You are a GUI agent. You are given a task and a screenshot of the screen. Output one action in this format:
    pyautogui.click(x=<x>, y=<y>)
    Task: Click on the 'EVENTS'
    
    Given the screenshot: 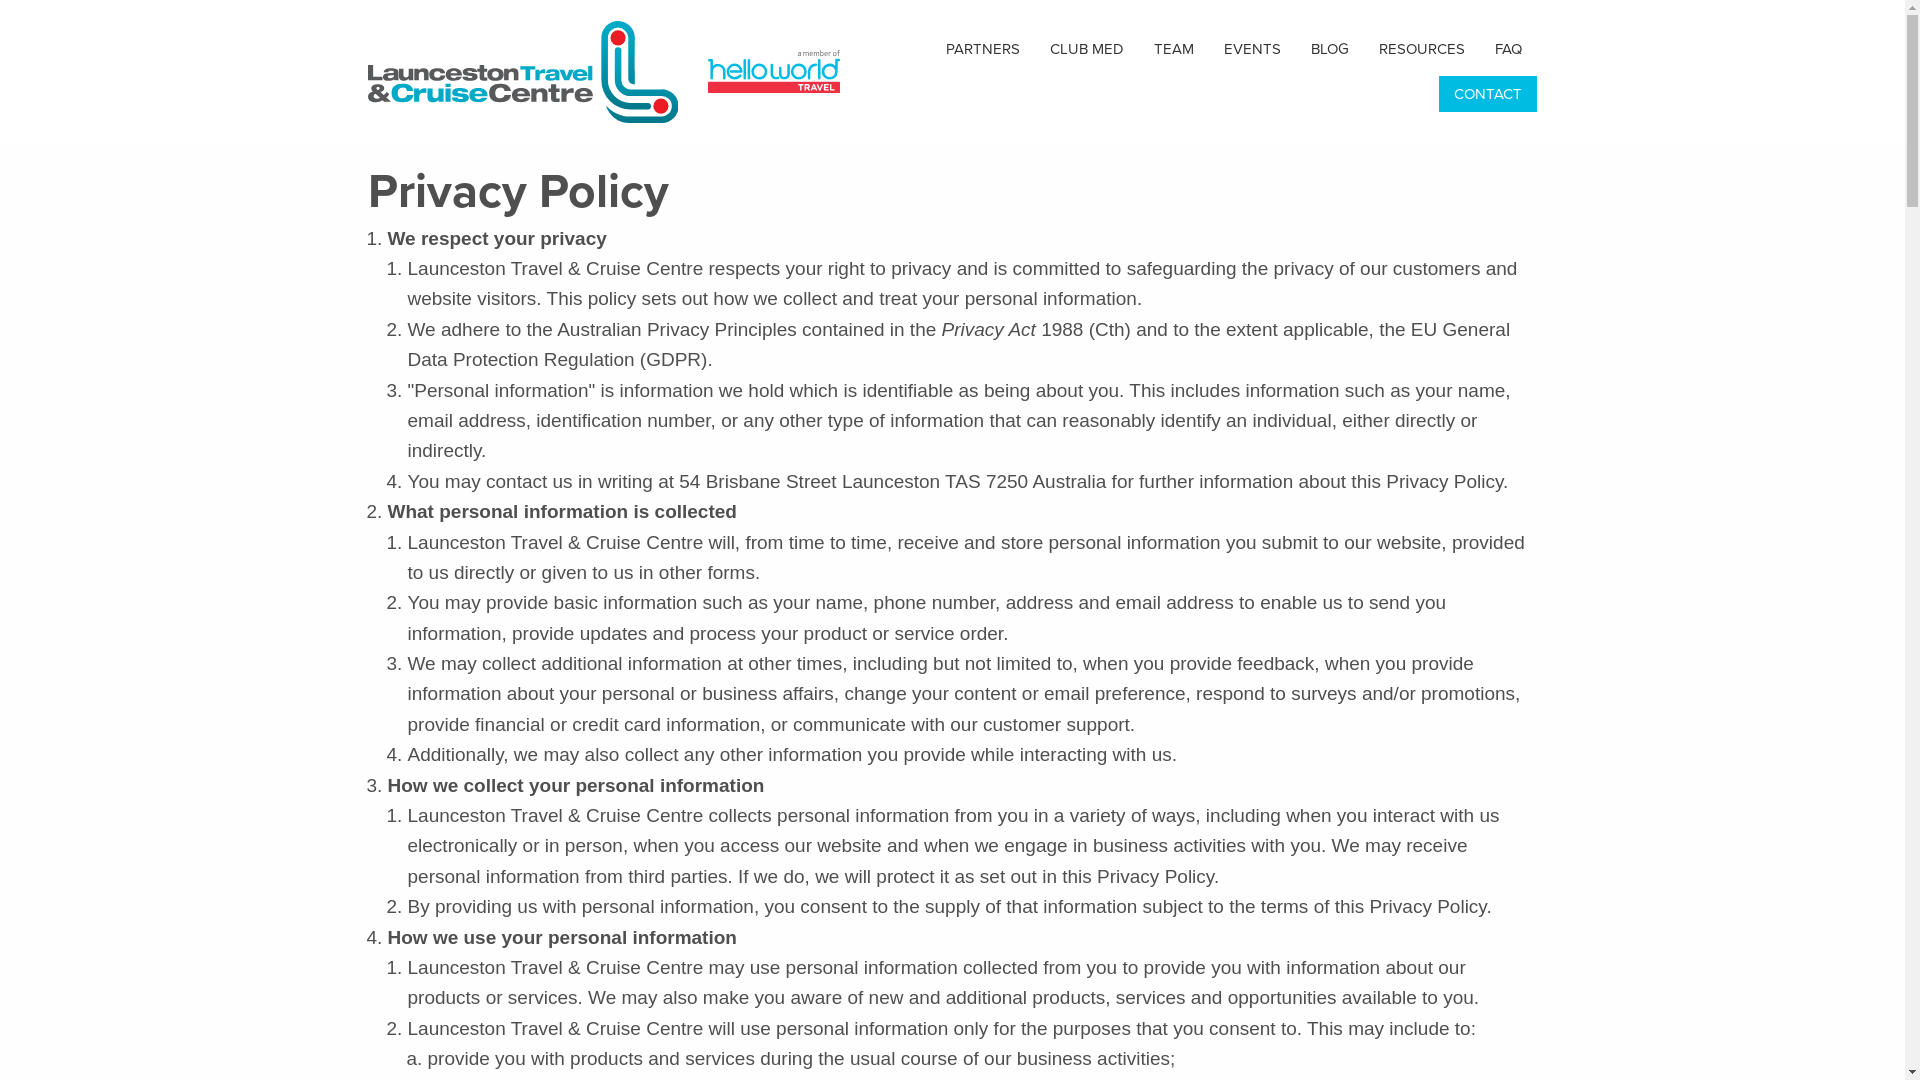 What is the action you would take?
    pyautogui.click(x=1251, y=48)
    